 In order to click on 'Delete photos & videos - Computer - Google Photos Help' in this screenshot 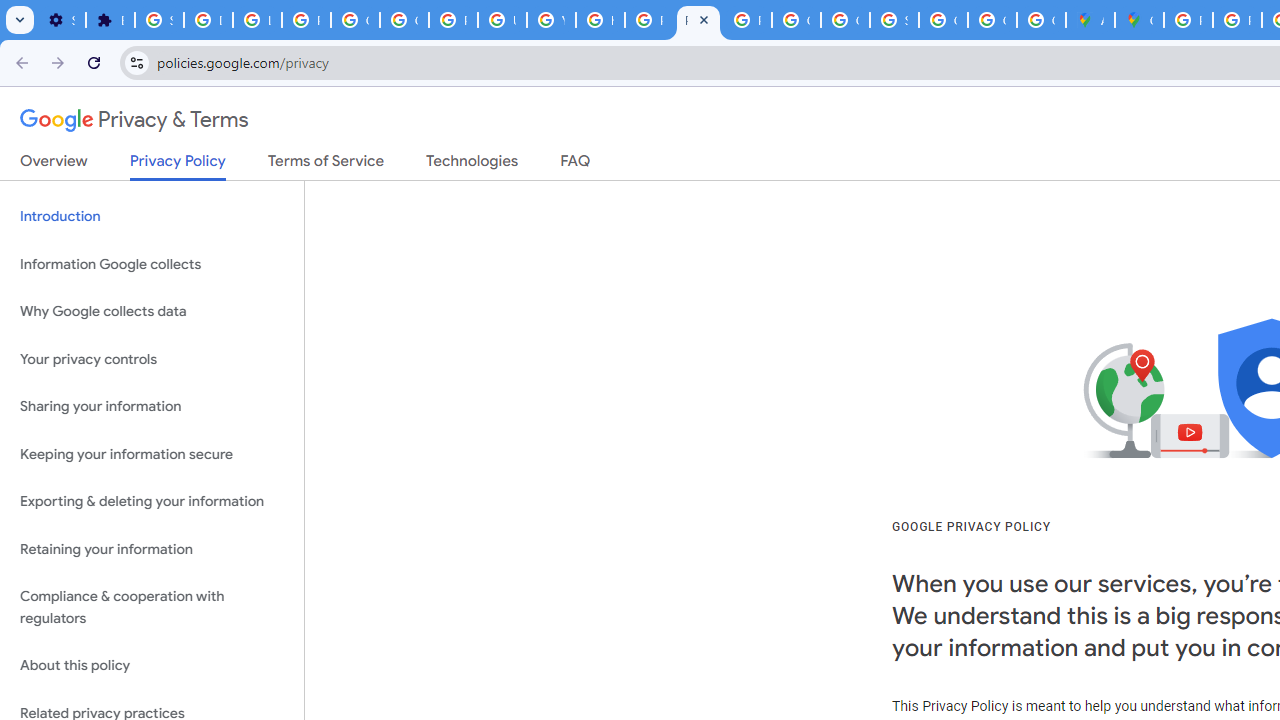, I will do `click(208, 20)`.